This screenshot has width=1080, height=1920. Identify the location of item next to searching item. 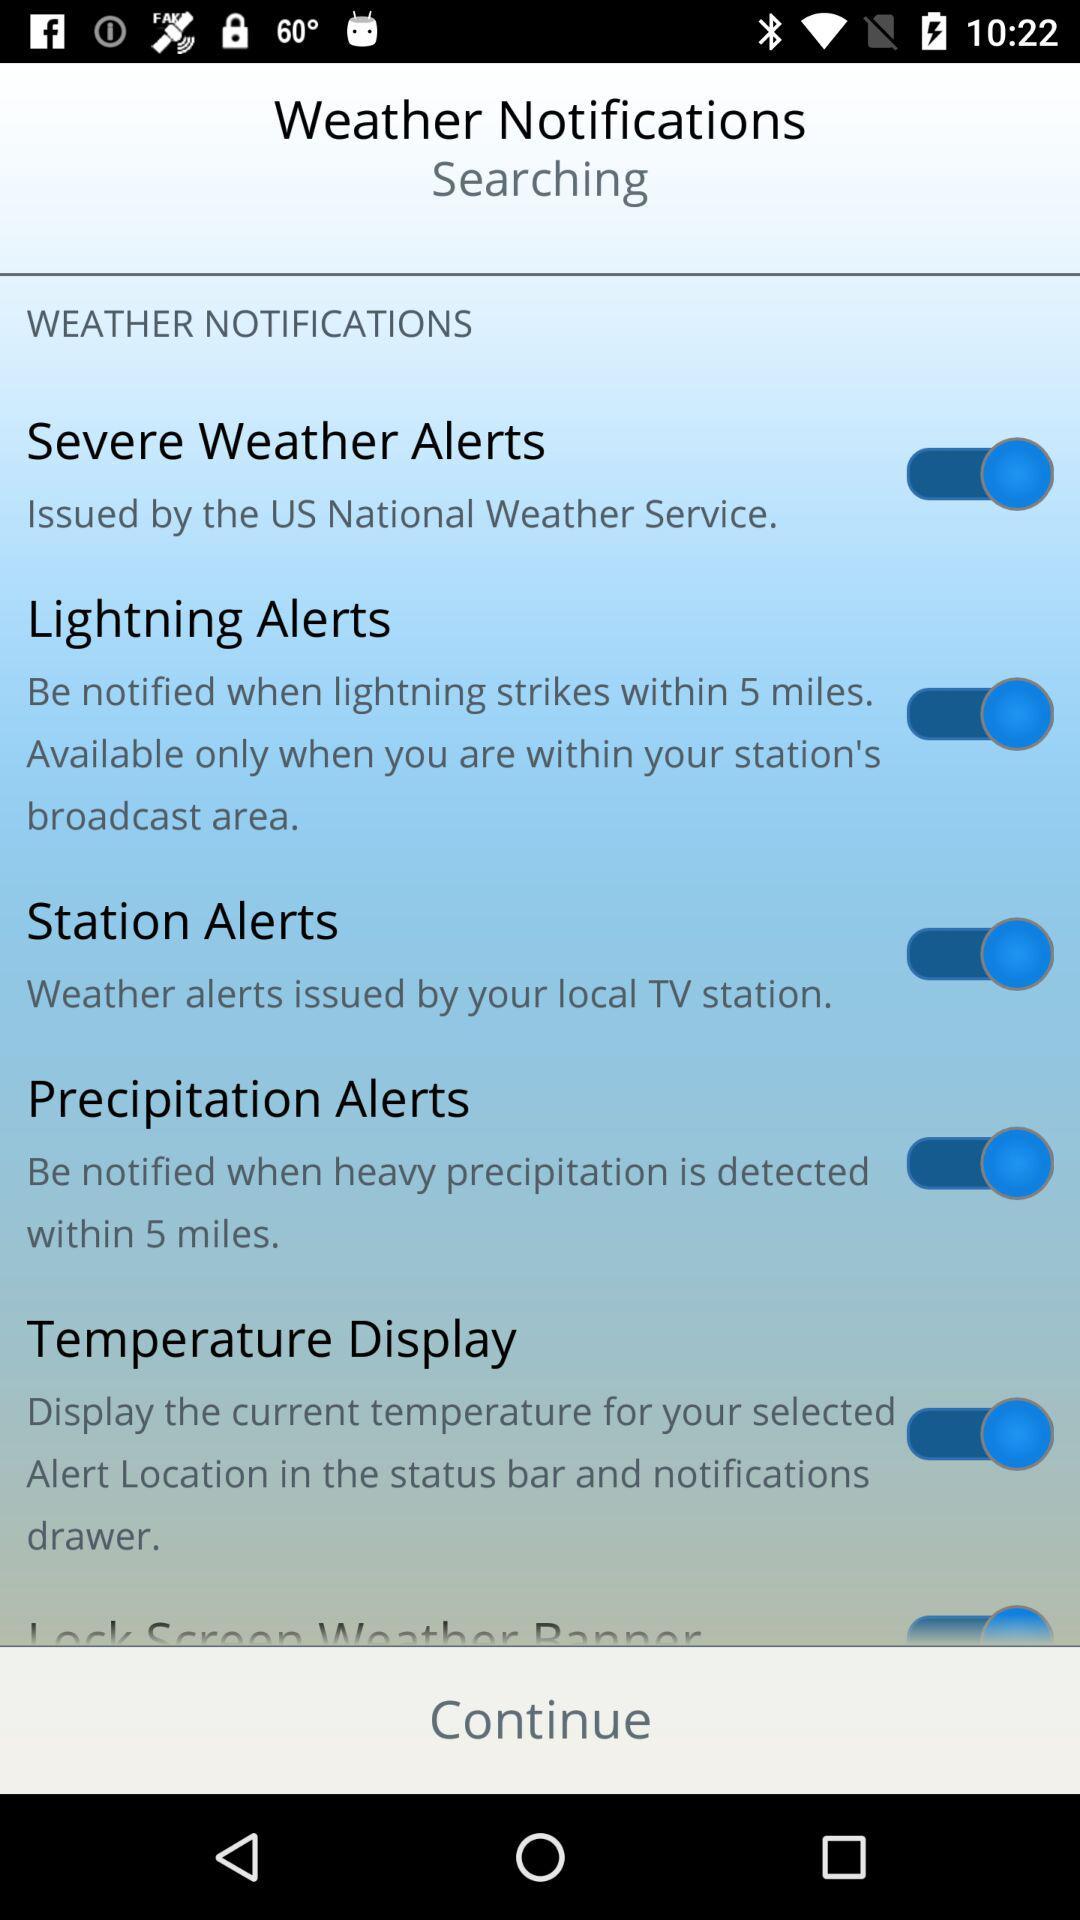
(131, 240).